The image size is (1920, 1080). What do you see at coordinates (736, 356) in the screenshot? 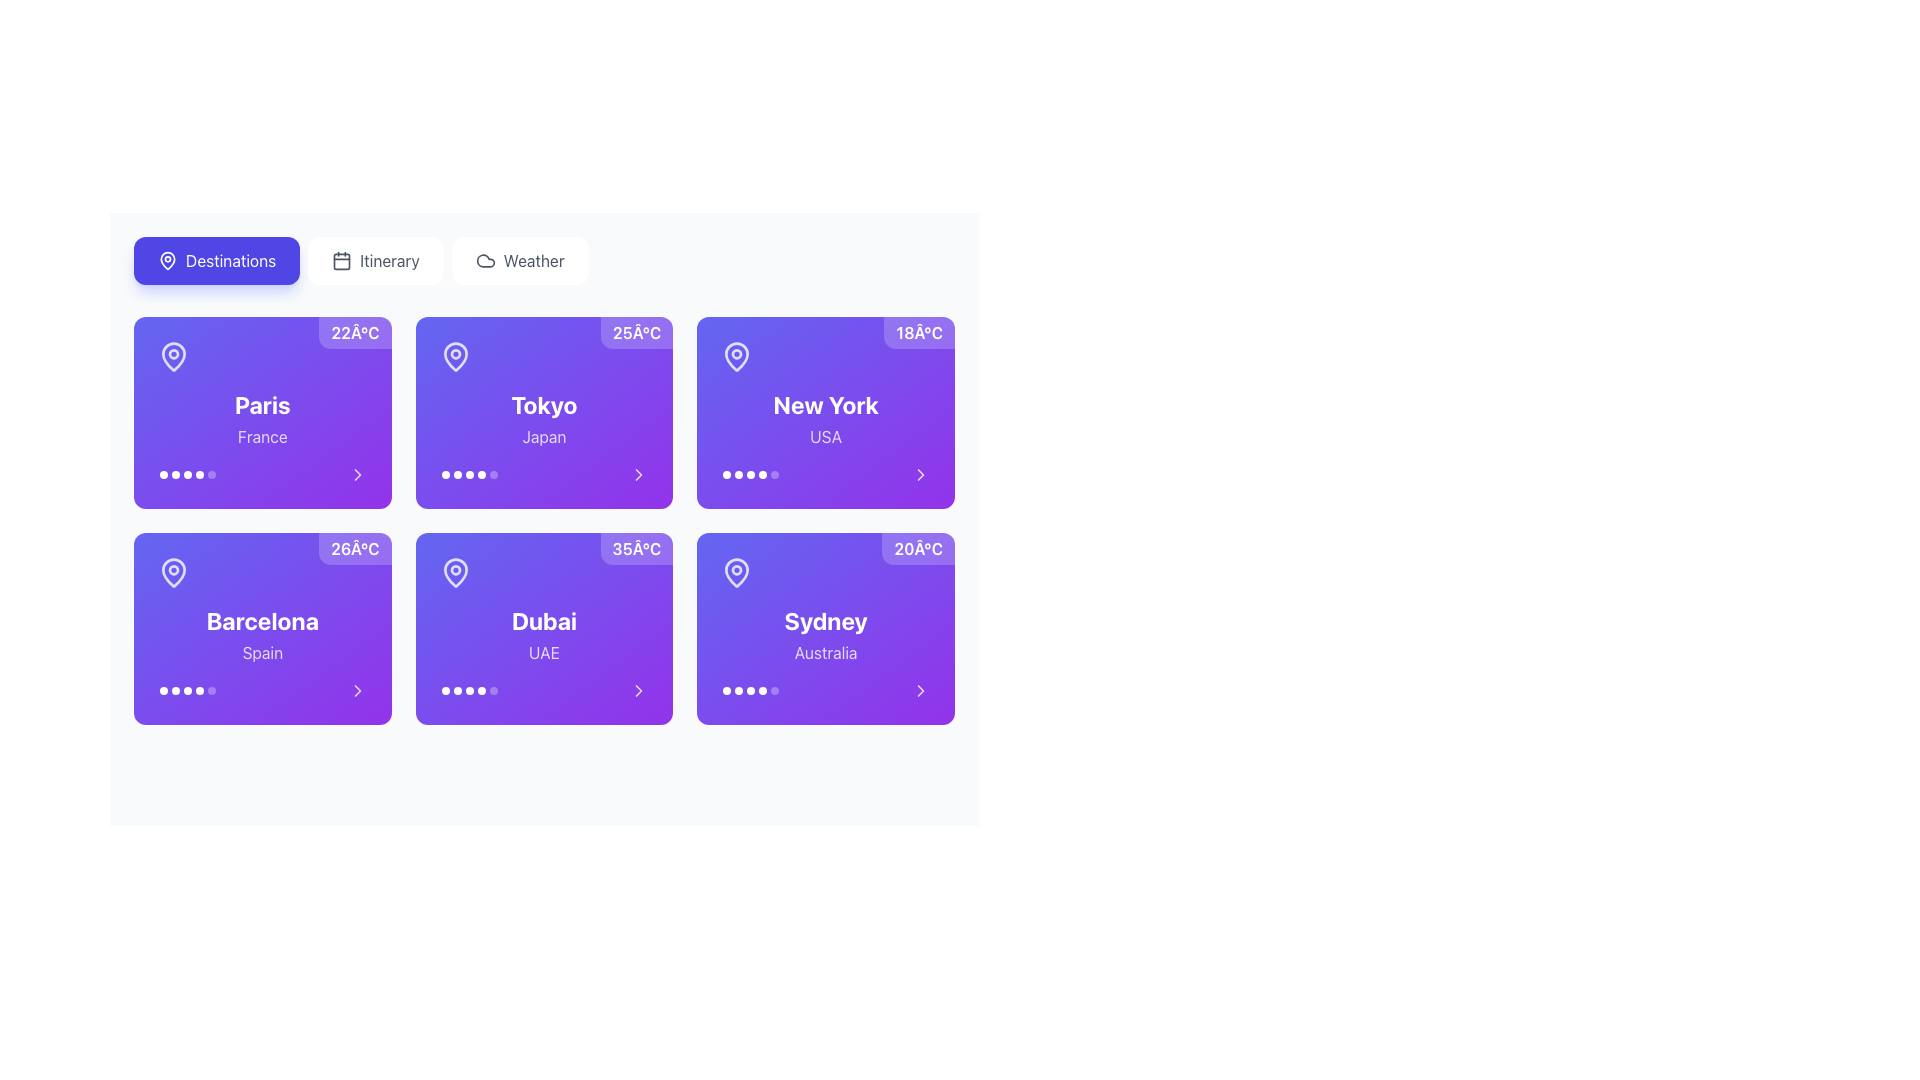
I see `icon indicating the location entity for the 'New York' card, which is located in the top row, third column of the grid layout, near the title text area` at bounding box center [736, 356].